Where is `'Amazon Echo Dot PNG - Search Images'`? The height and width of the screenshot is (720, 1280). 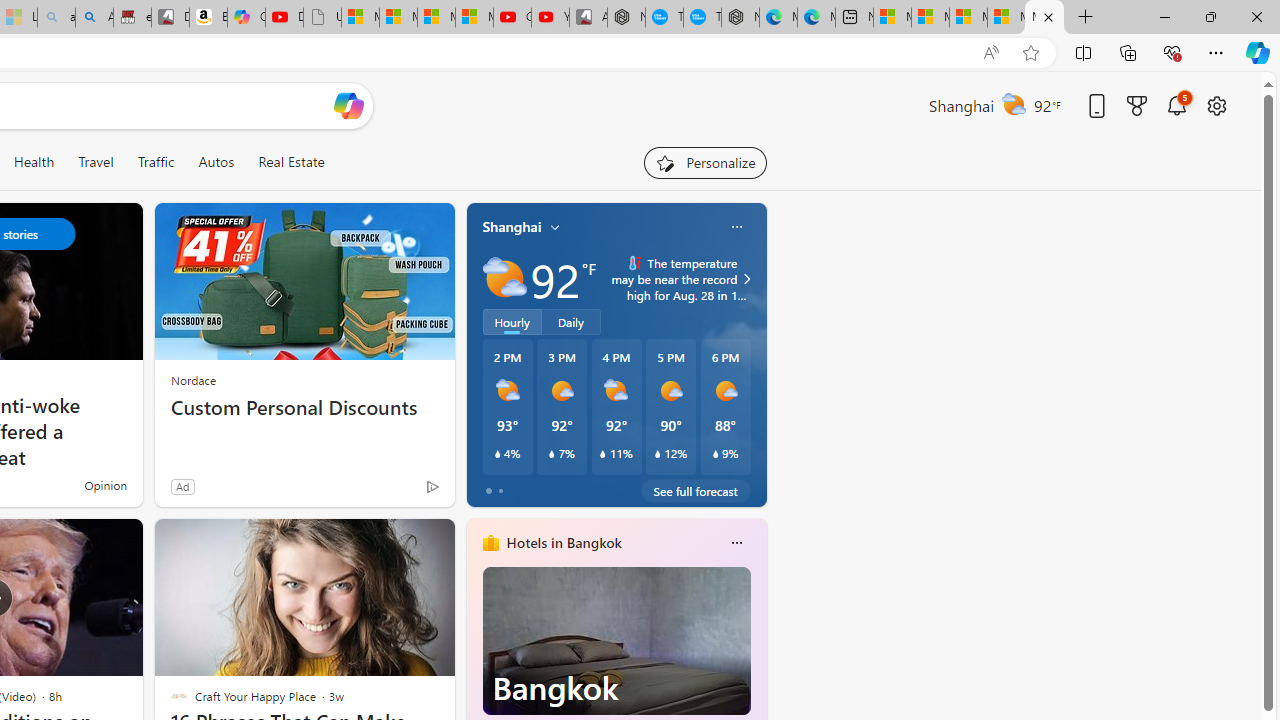
'Amazon Echo Dot PNG - Search Images' is located at coordinates (93, 17).